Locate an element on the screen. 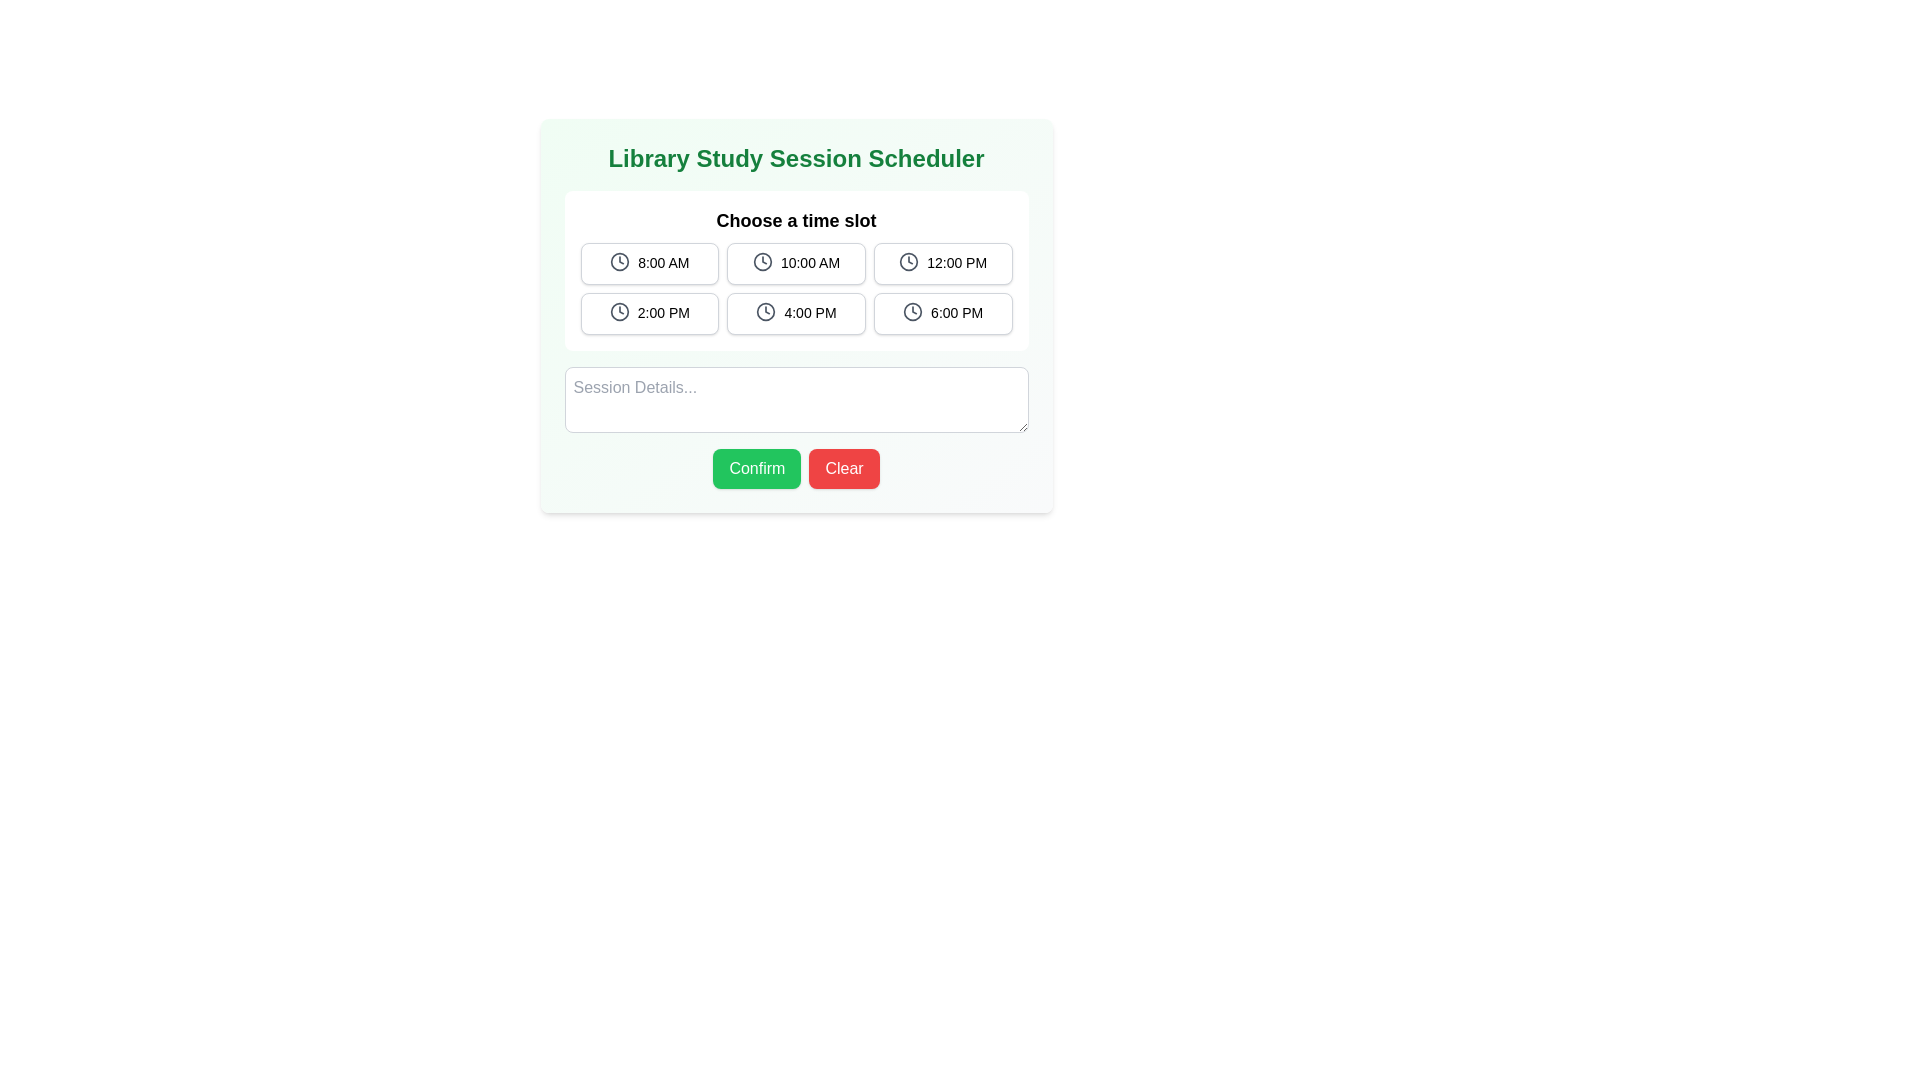 The height and width of the screenshot is (1080, 1920). the rectangular button with a clock icon and the text '2:00 PM' is located at coordinates (649, 313).